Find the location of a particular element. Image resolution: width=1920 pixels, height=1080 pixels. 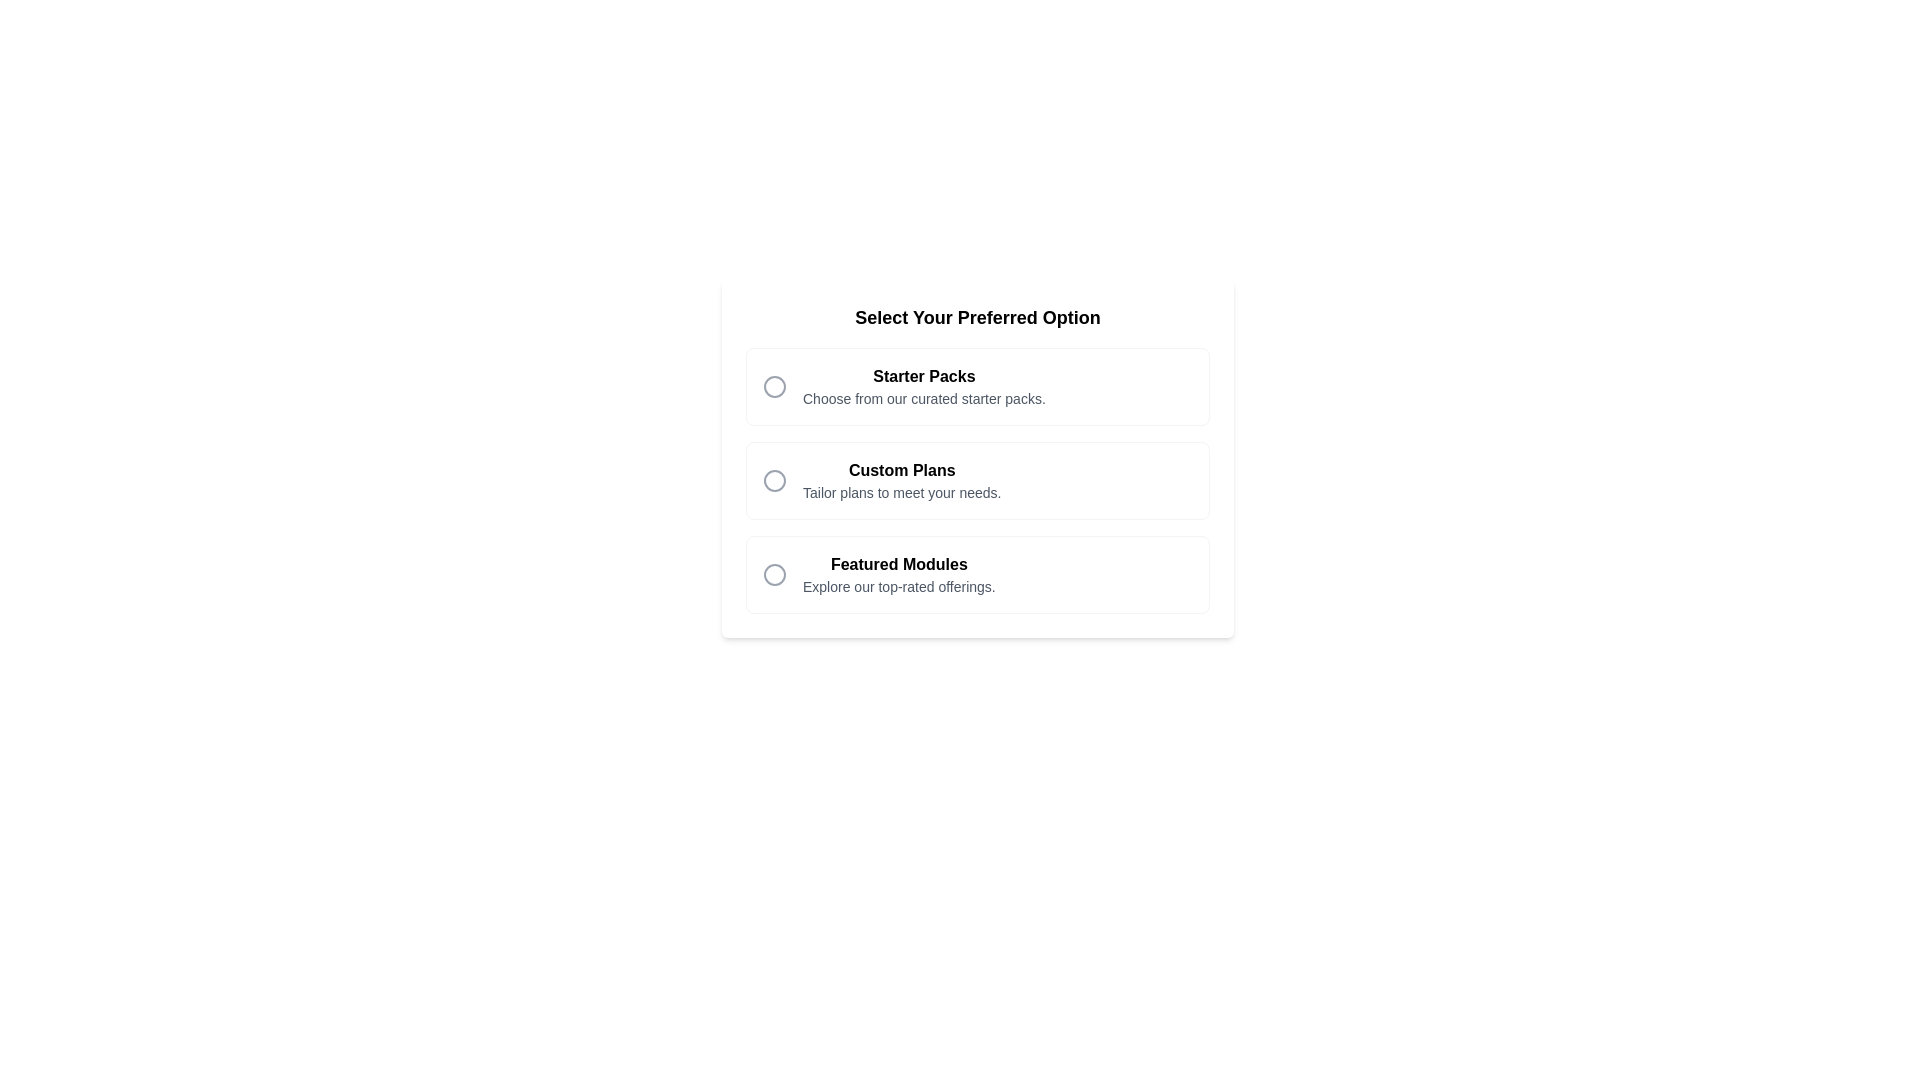

the text label 'Featured Modules', which serves as the title for the third selectable option in a vertical list of options is located at coordinates (898, 564).